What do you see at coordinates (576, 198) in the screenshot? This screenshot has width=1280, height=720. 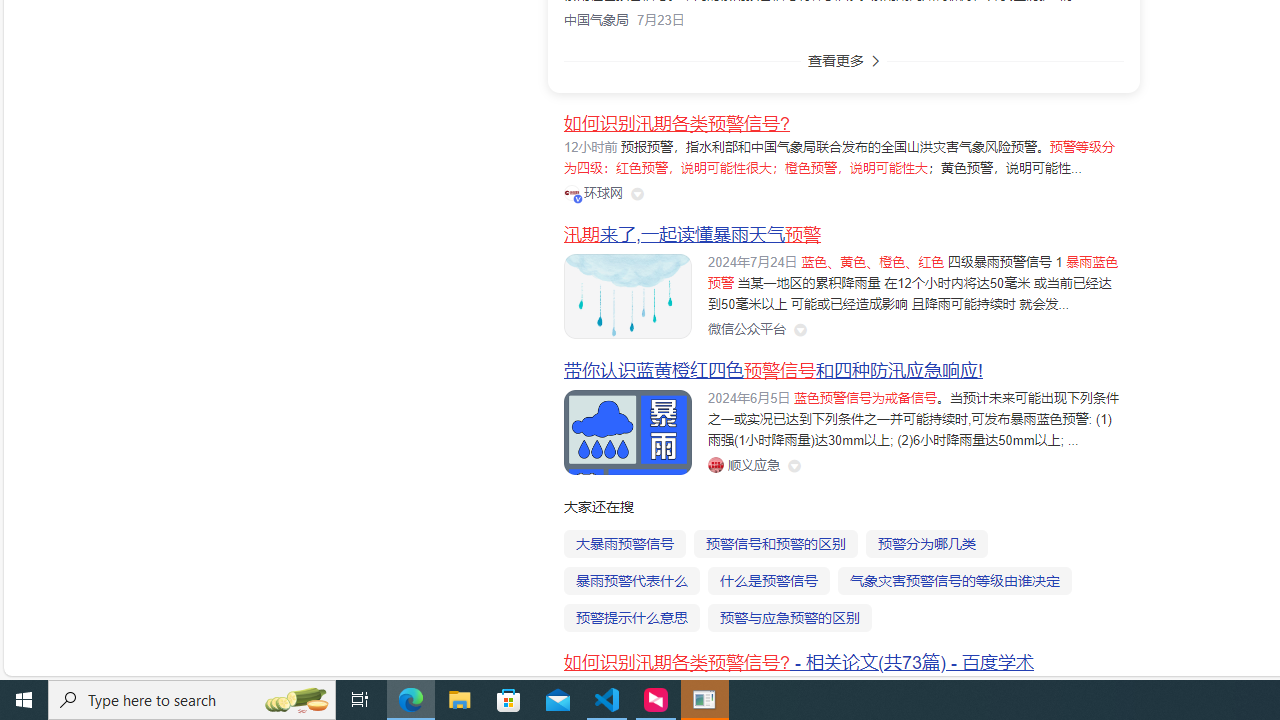 I see `'Class: vip-icon_kNmNt'` at bounding box center [576, 198].